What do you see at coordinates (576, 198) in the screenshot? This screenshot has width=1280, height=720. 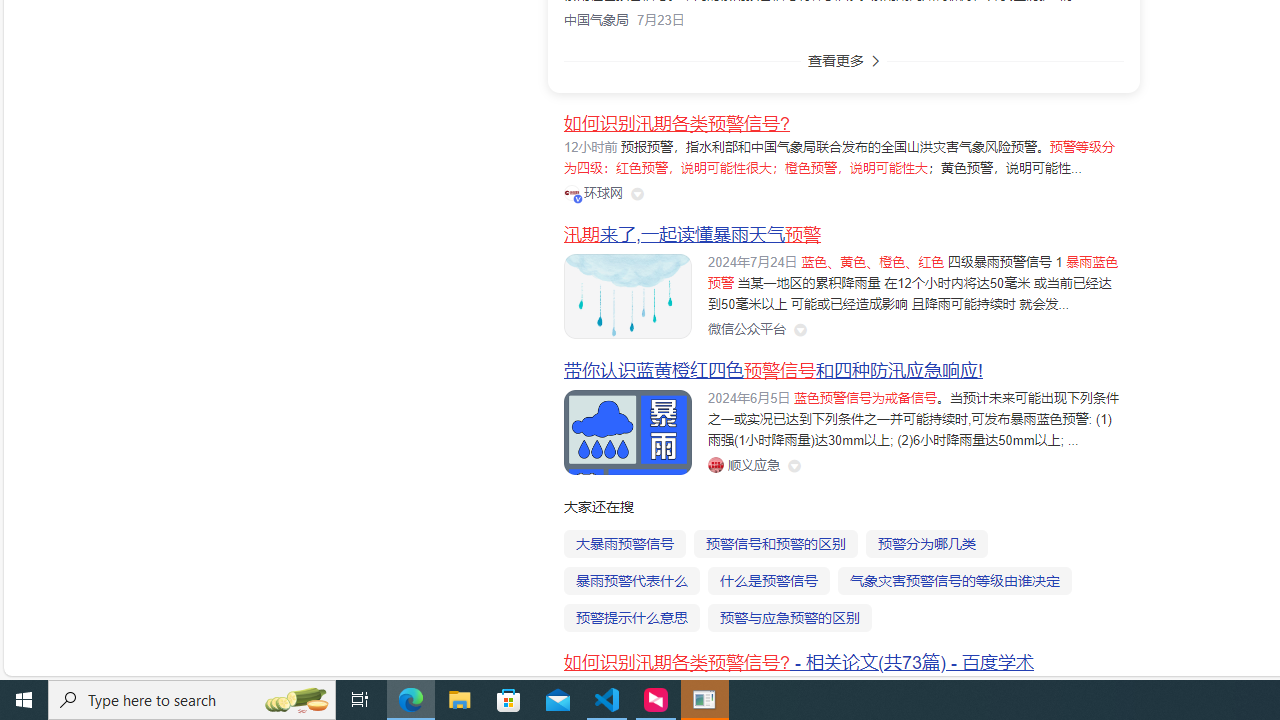 I see `'Class: vip-icon_kNmNt'` at bounding box center [576, 198].